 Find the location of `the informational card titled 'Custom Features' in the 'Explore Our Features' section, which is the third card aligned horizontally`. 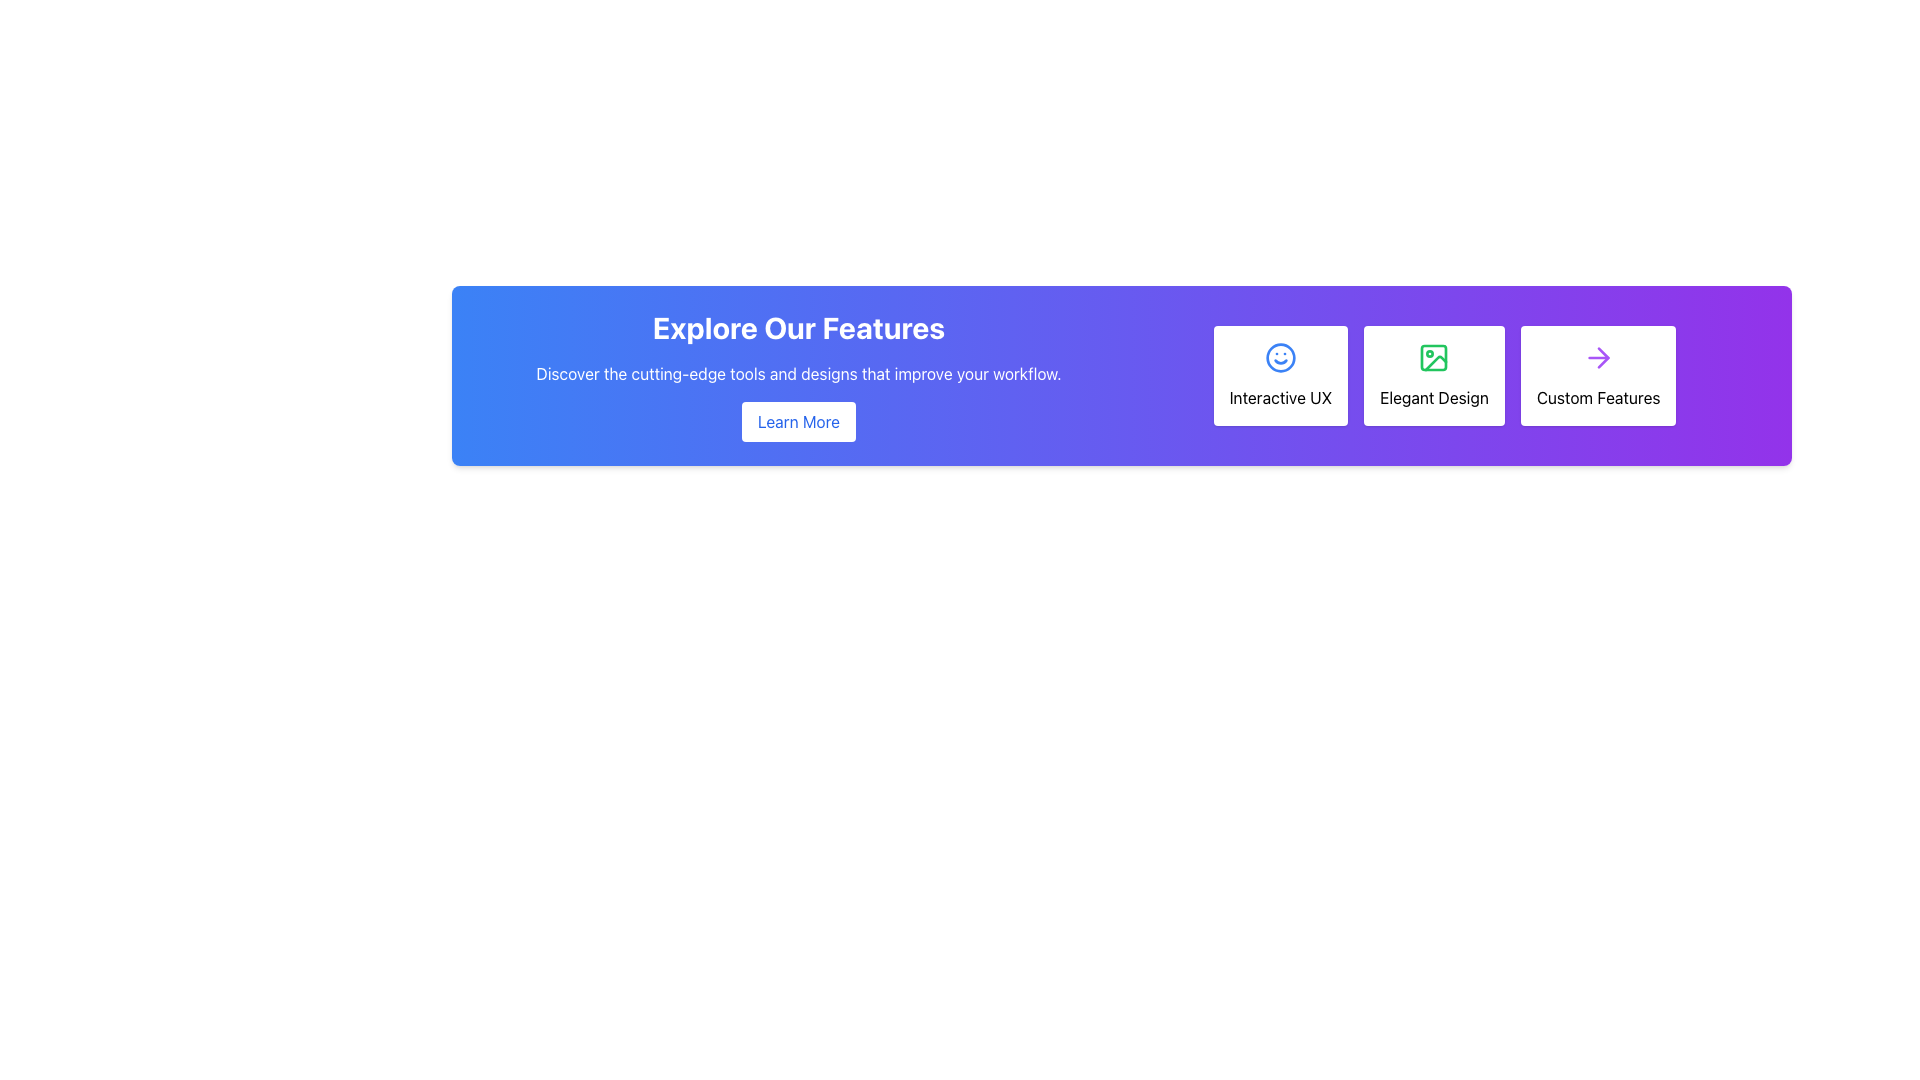

the informational card titled 'Custom Features' in the 'Explore Our Features' section, which is the third card aligned horizontally is located at coordinates (1597, 375).